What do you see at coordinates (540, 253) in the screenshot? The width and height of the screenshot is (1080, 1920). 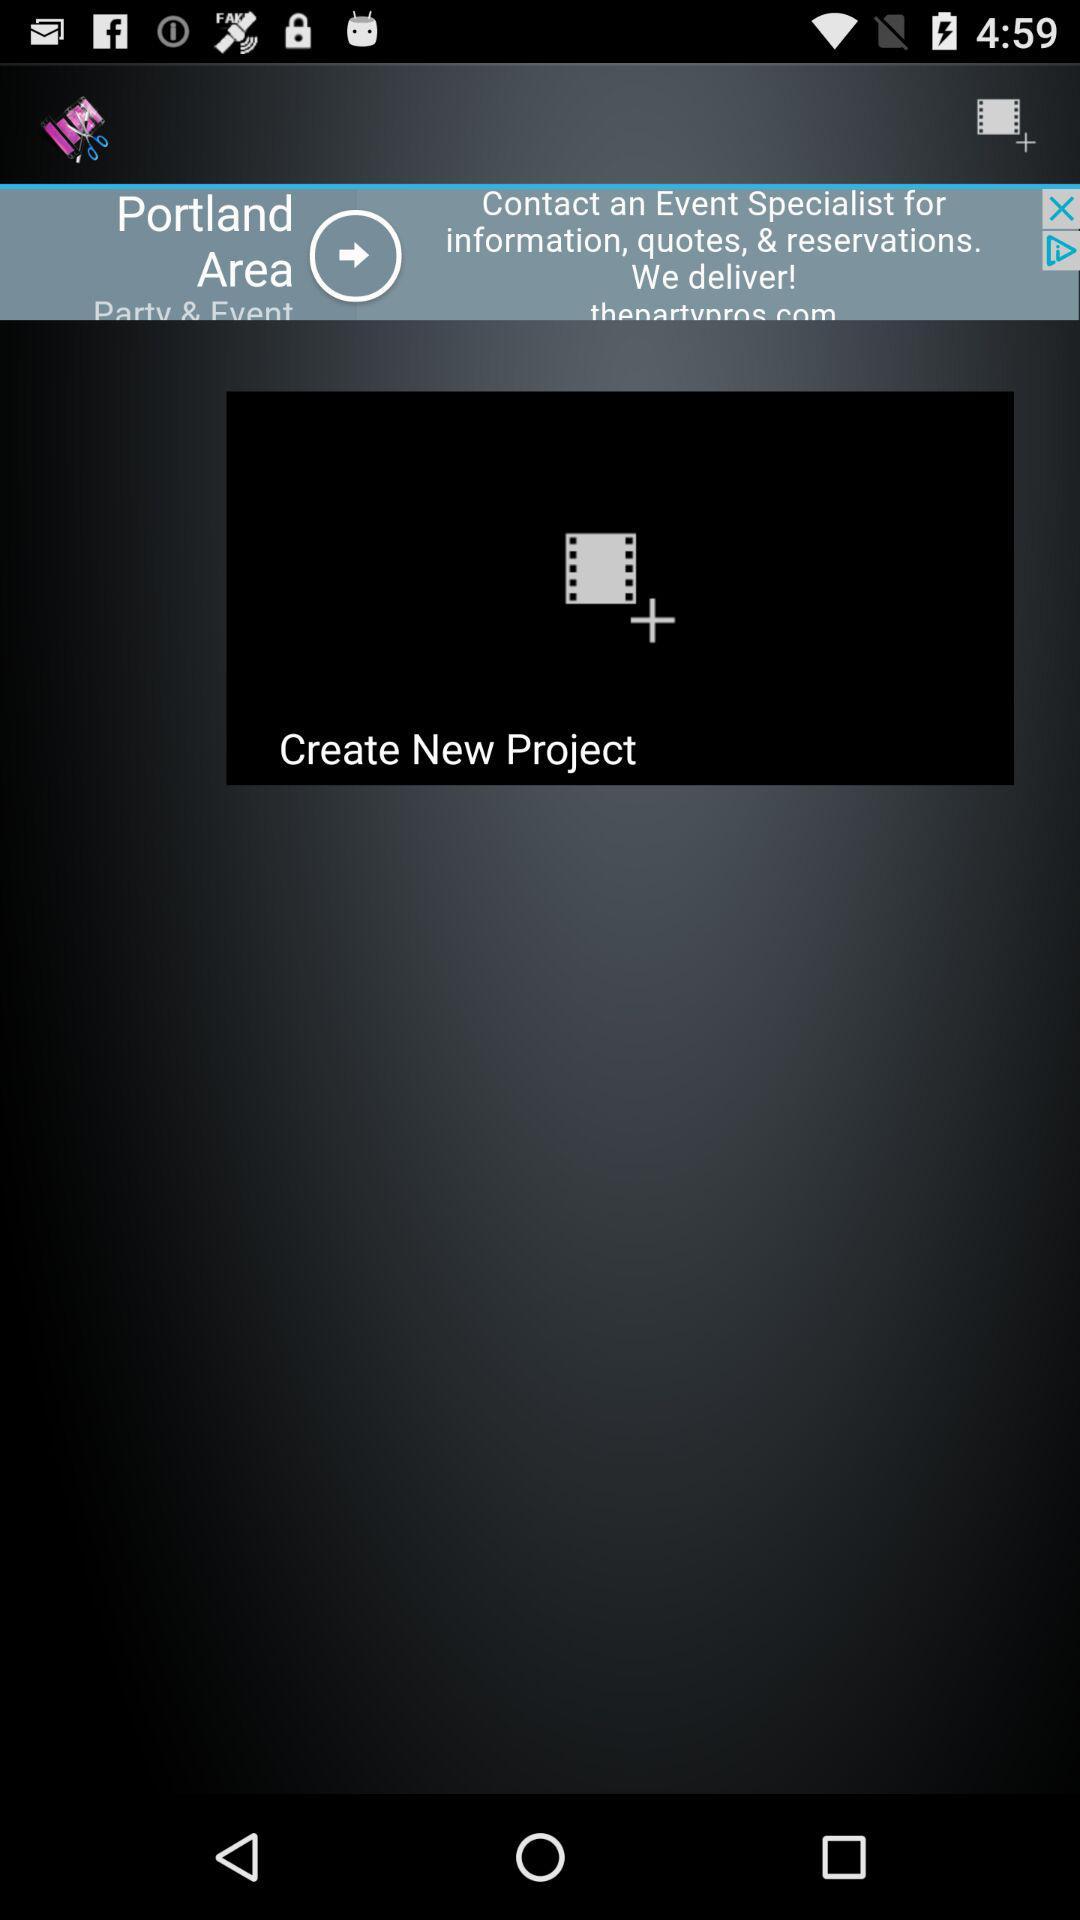 I see `click advertisement` at bounding box center [540, 253].